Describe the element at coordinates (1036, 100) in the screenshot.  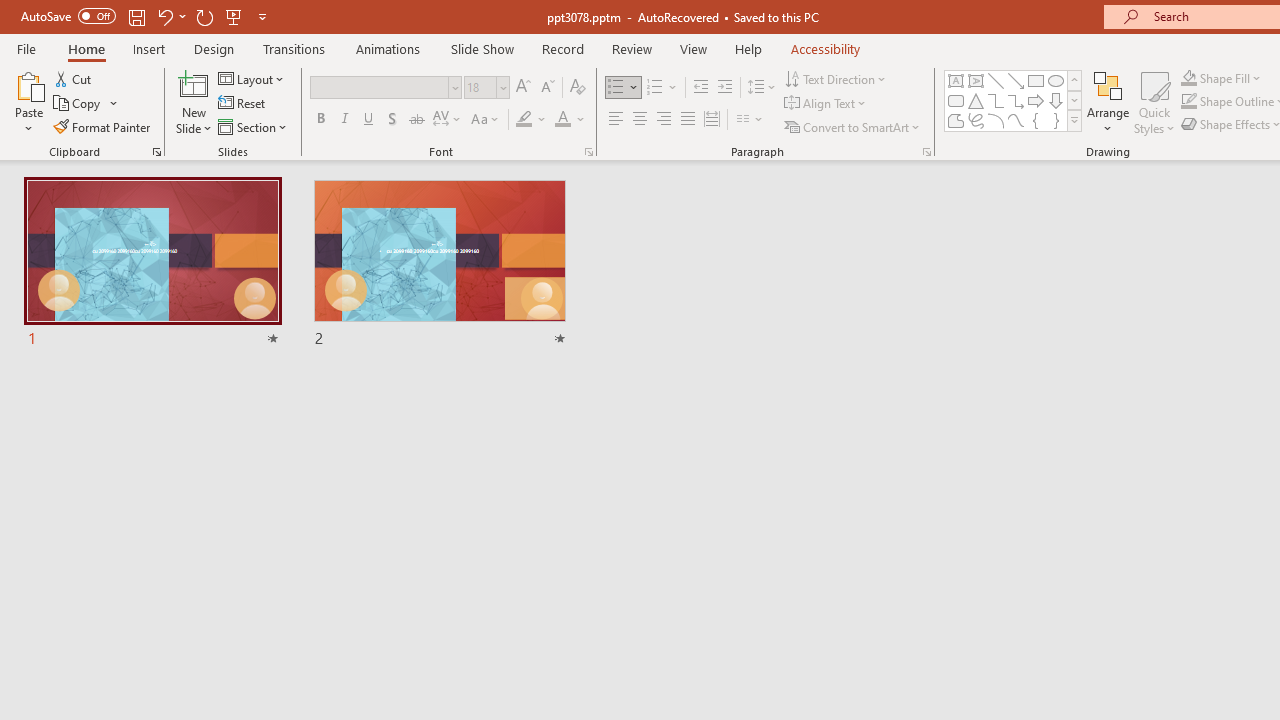
I see `'Arrow: Right'` at that location.